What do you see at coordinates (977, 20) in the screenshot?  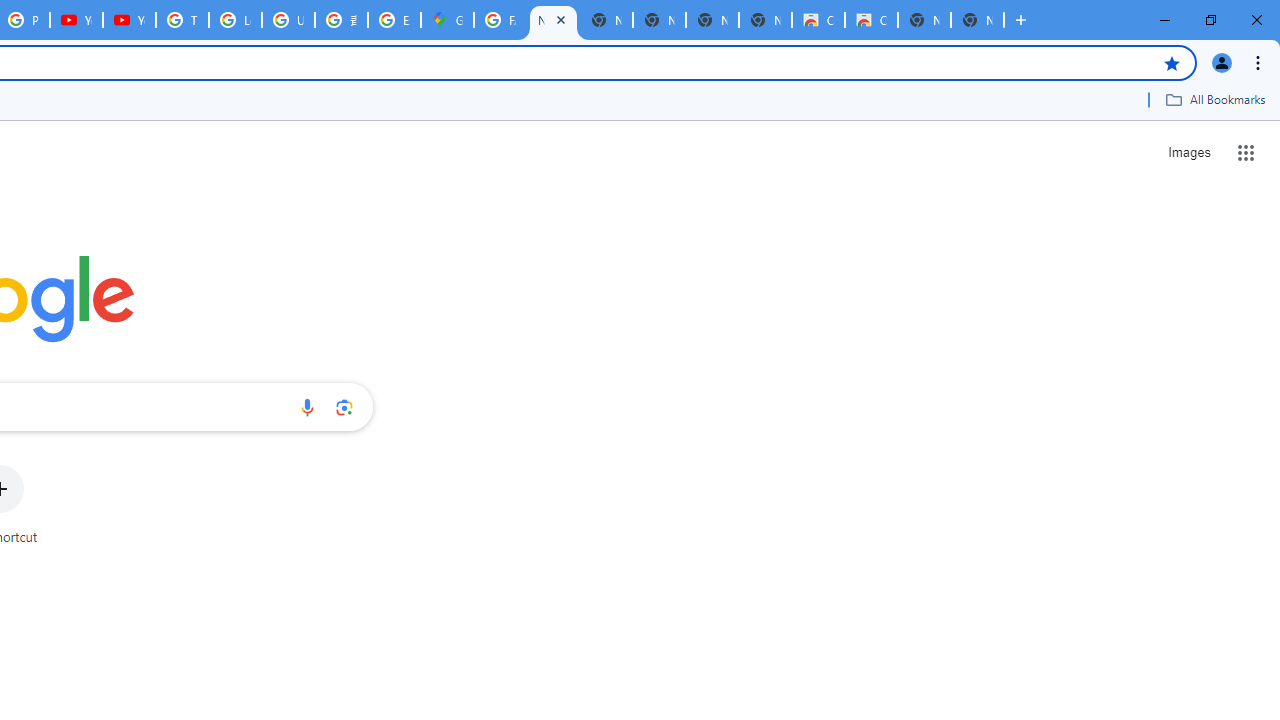 I see `'New Tab'` at bounding box center [977, 20].